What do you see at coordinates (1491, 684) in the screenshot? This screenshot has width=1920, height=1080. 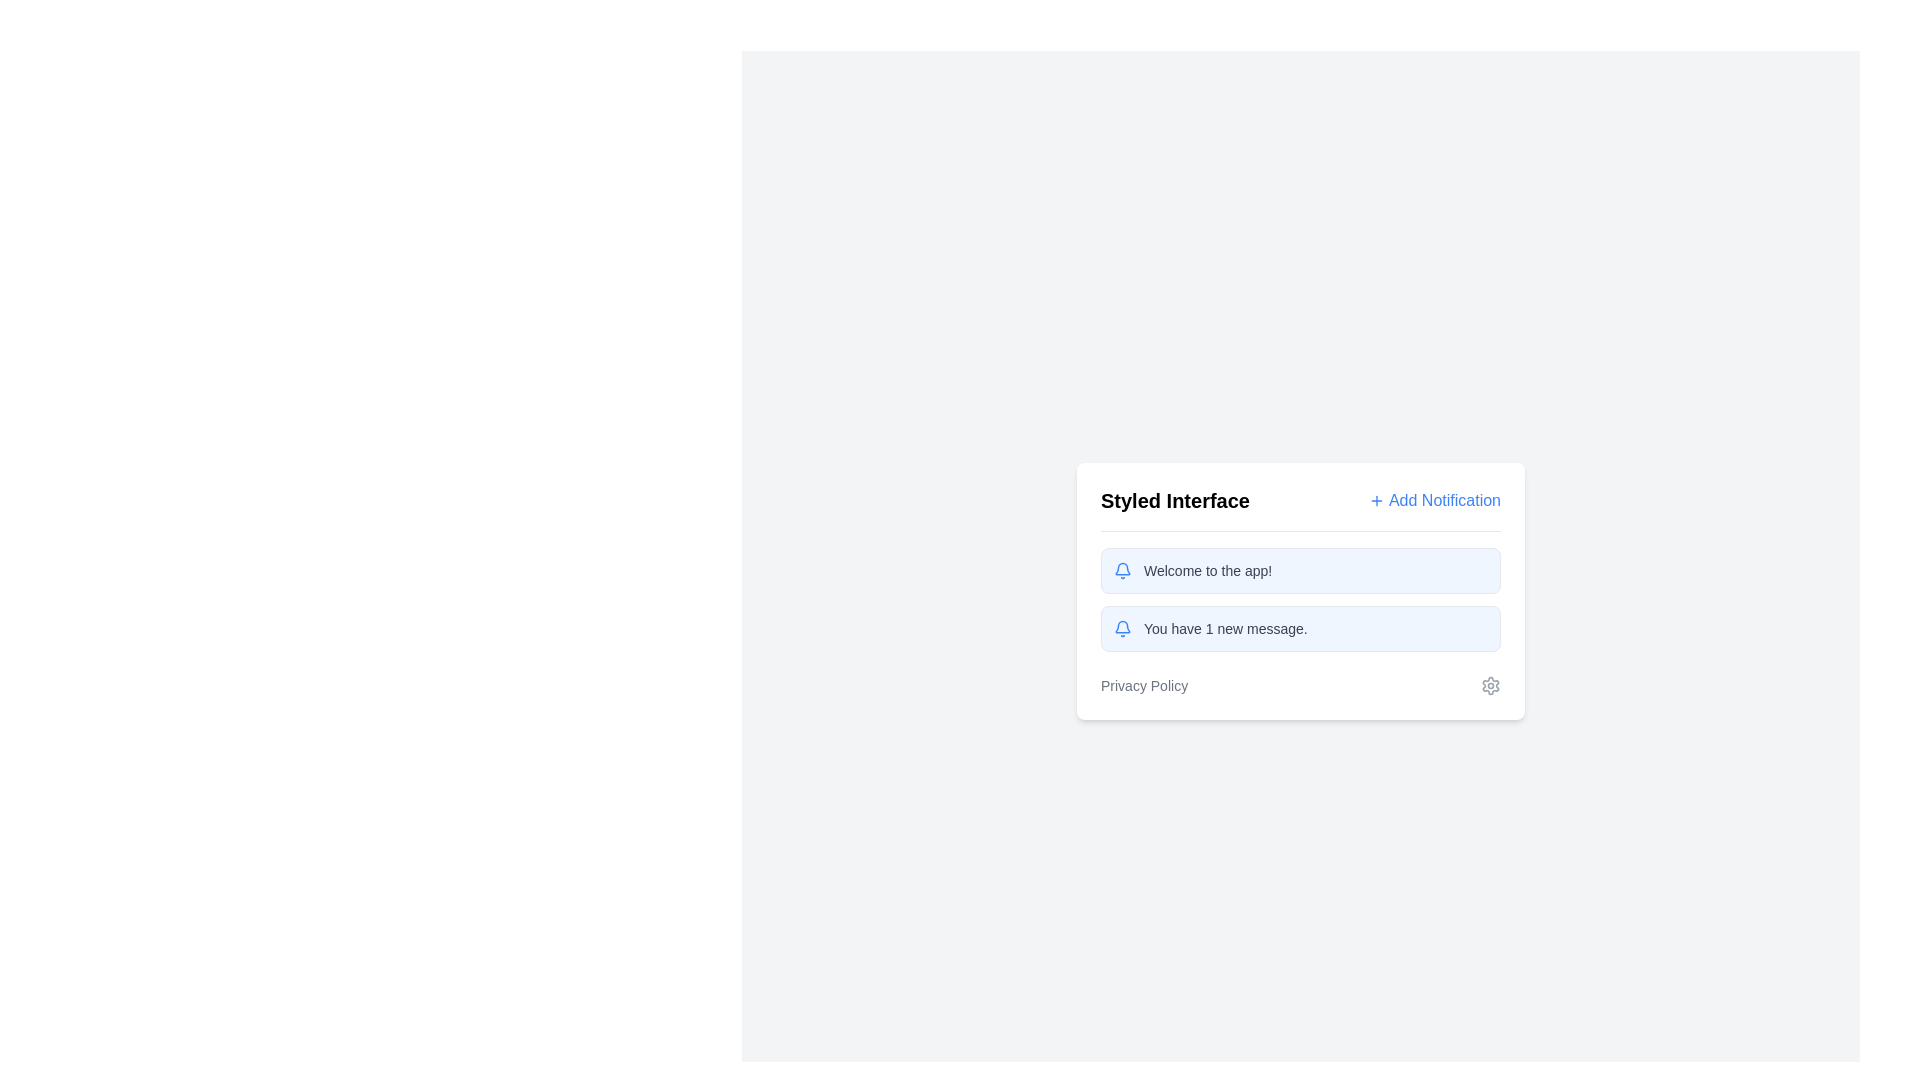 I see `the settings gear SVG graphics icon located at the lower-right corner of the card-style interface next to the 'Privacy Policy' text` at bounding box center [1491, 684].